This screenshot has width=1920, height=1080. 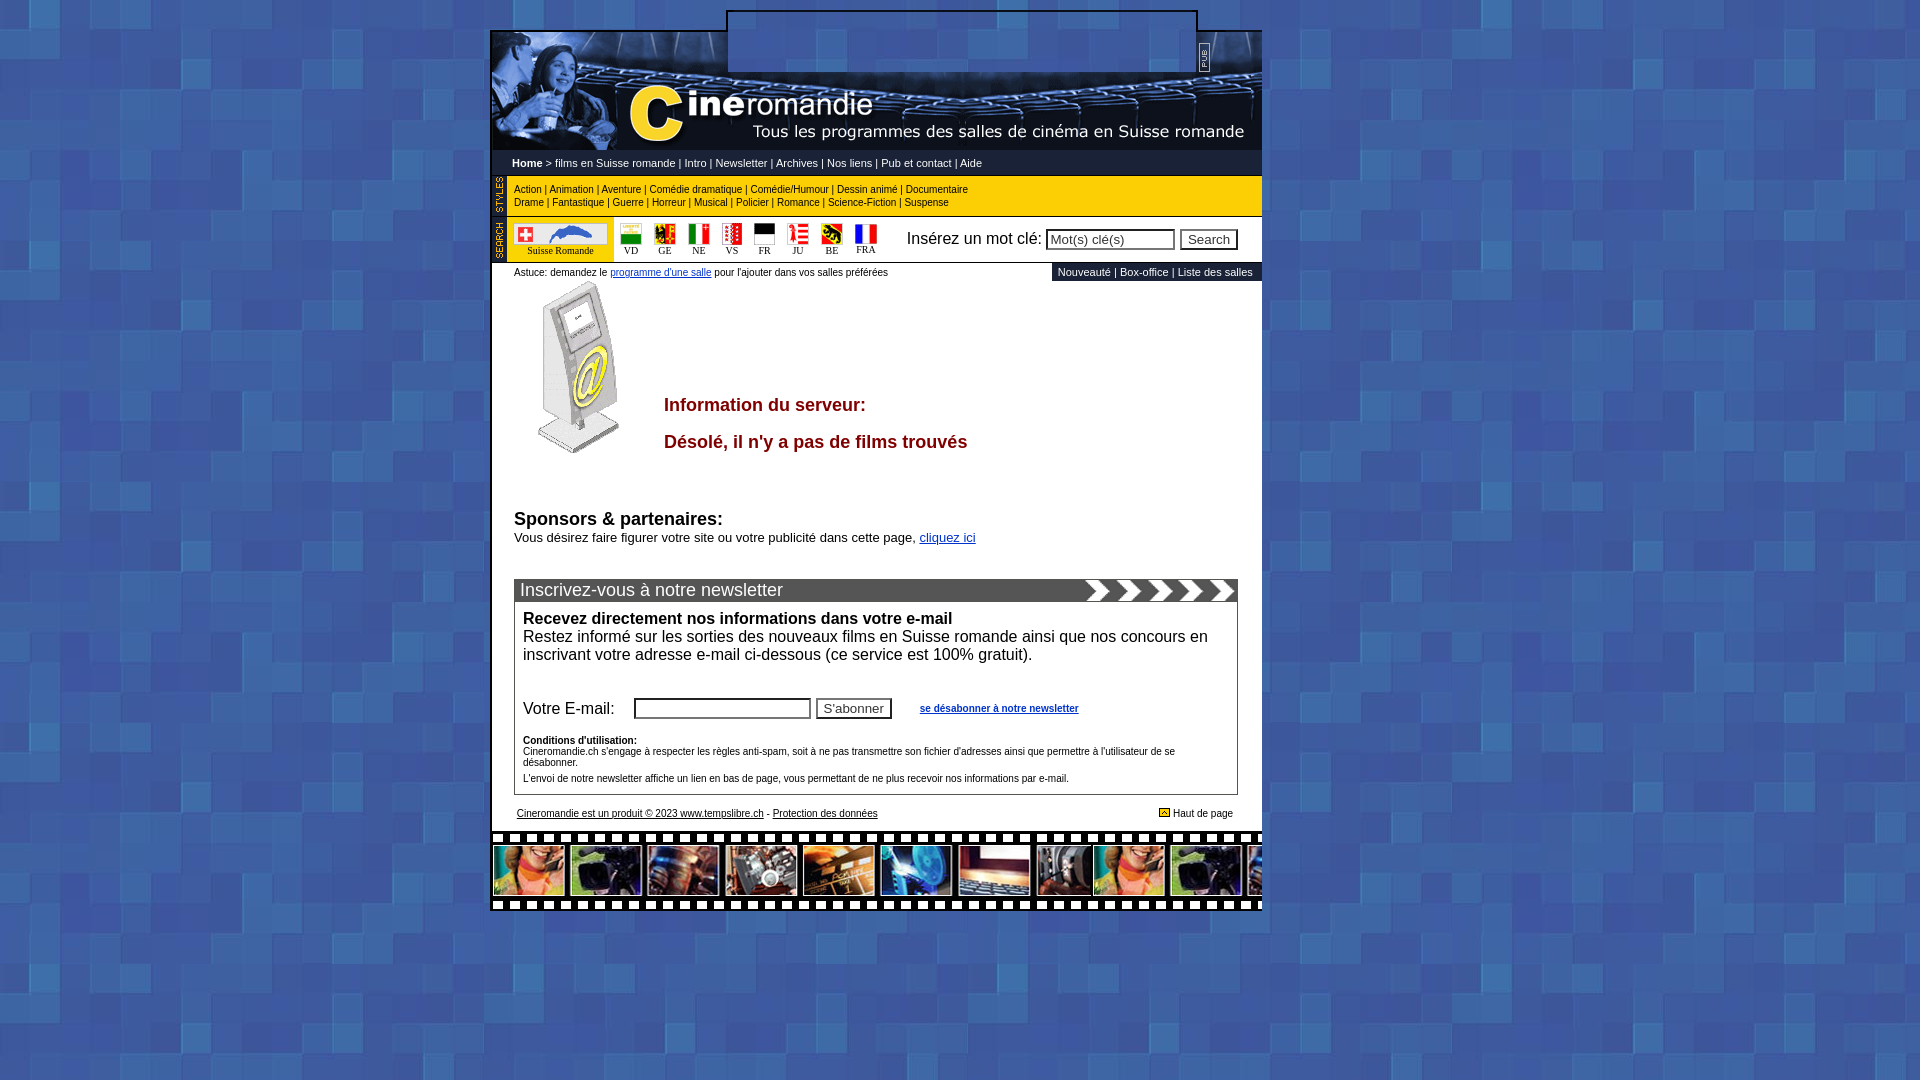 I want to click on 'Policier', so click(x=751, y=202).